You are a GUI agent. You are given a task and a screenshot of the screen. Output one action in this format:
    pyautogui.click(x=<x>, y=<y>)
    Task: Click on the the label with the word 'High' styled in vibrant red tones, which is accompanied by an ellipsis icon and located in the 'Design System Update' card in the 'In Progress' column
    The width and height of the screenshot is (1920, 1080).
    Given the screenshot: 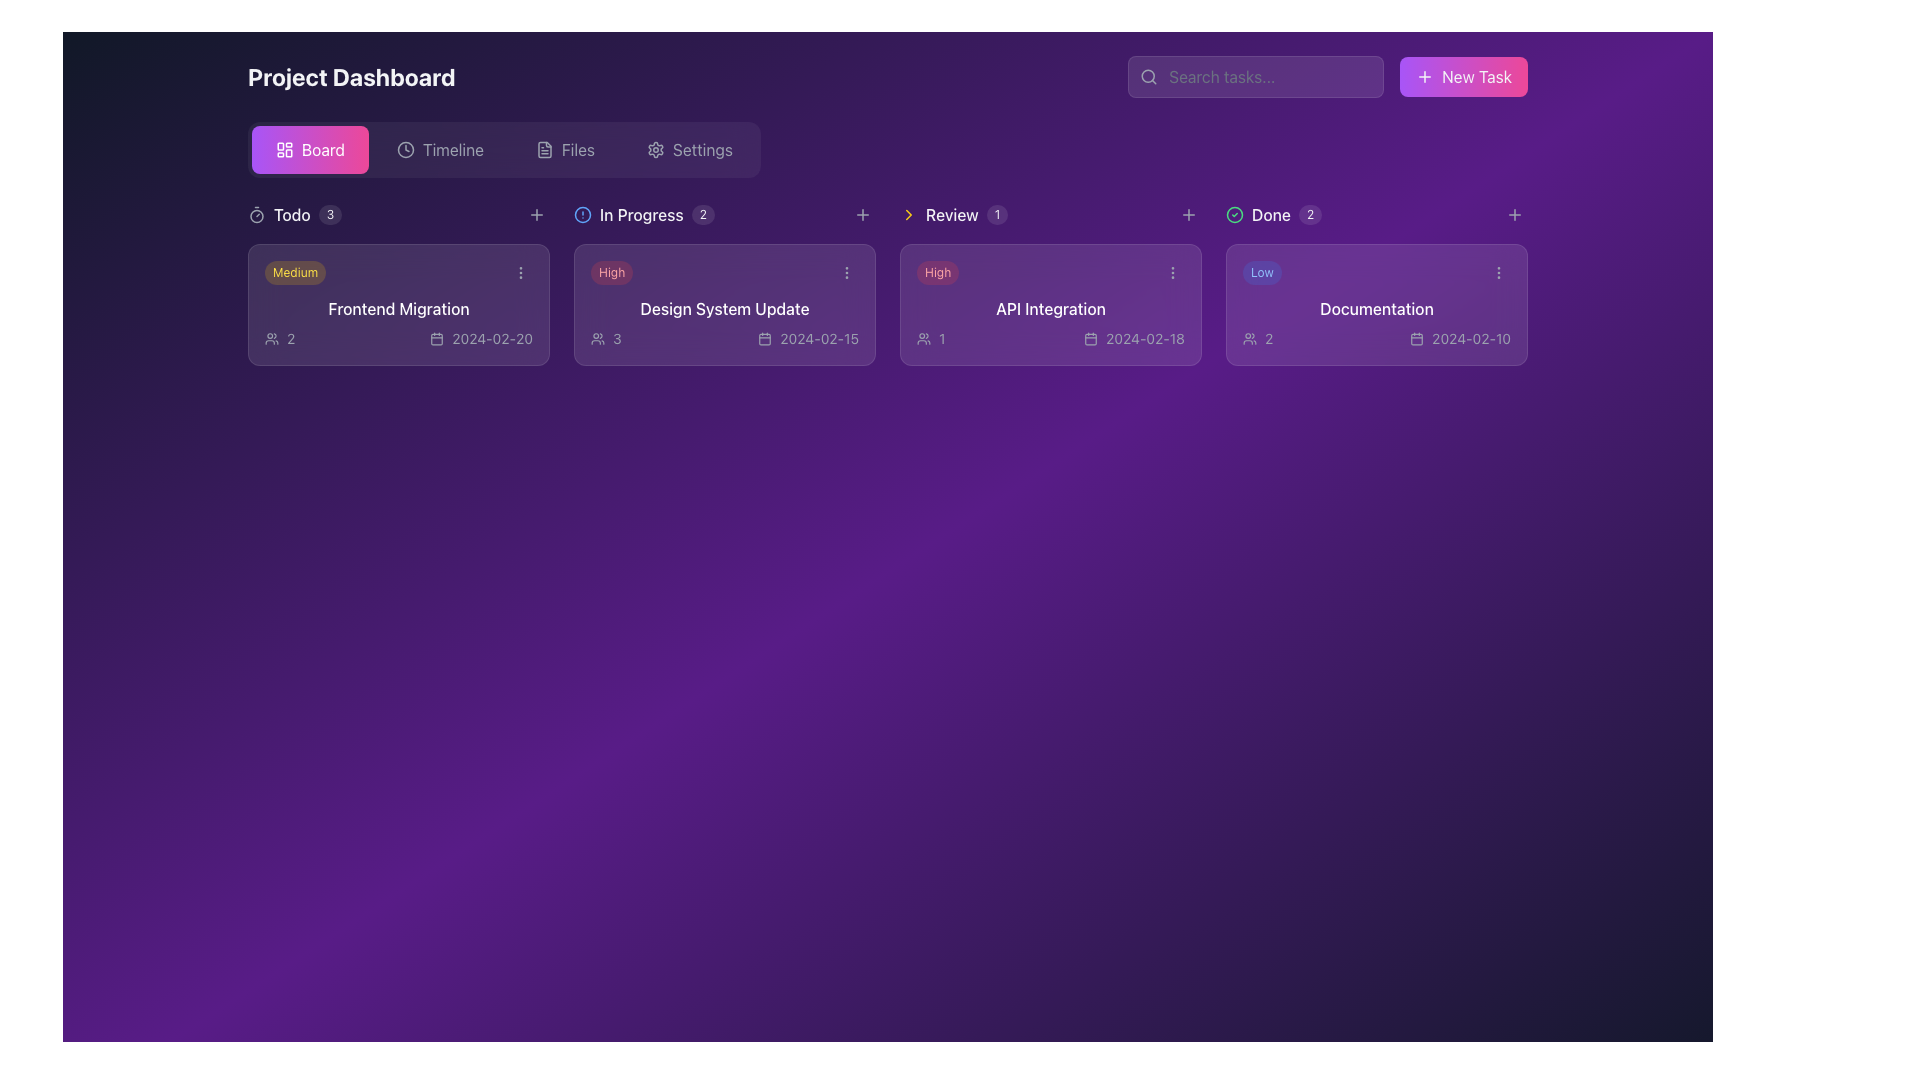 What is the action you would take?
    pyautogui.click(x=723, y=273)
    